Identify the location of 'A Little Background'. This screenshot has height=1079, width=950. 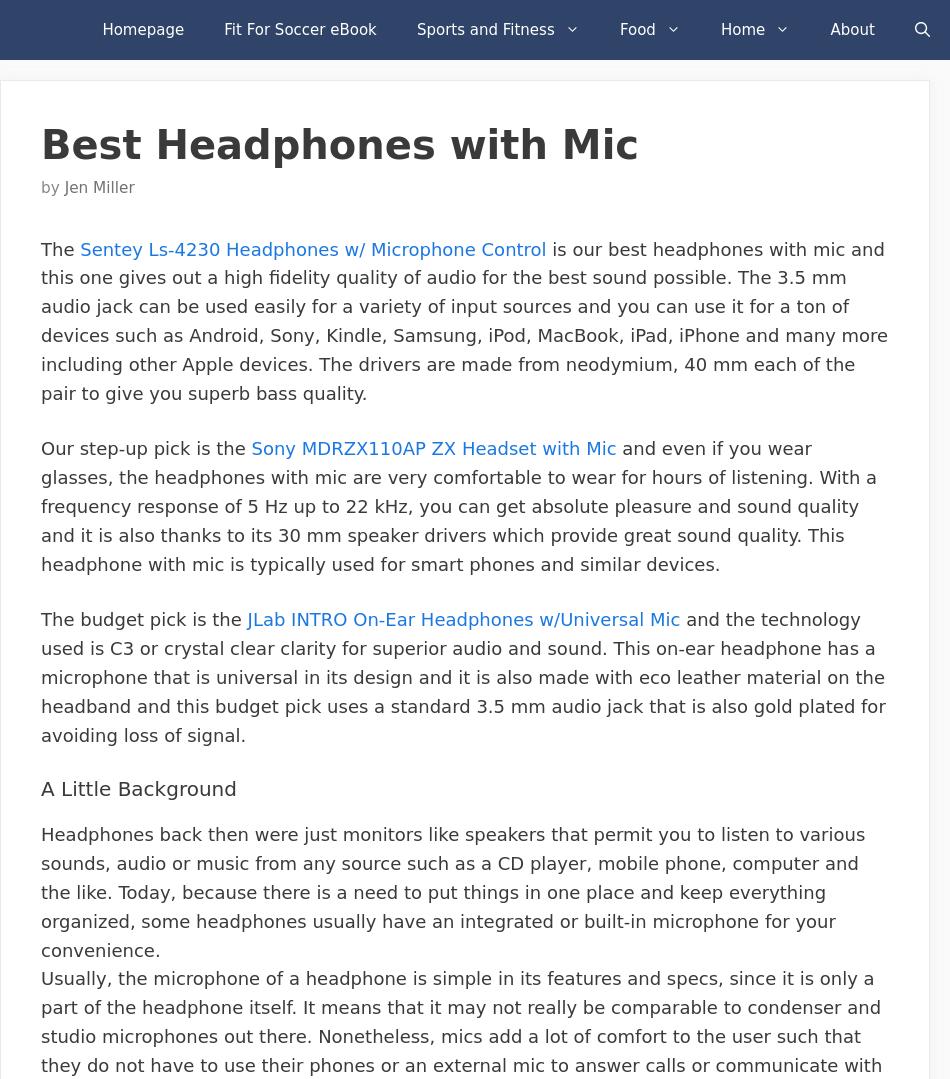
(138, 788).